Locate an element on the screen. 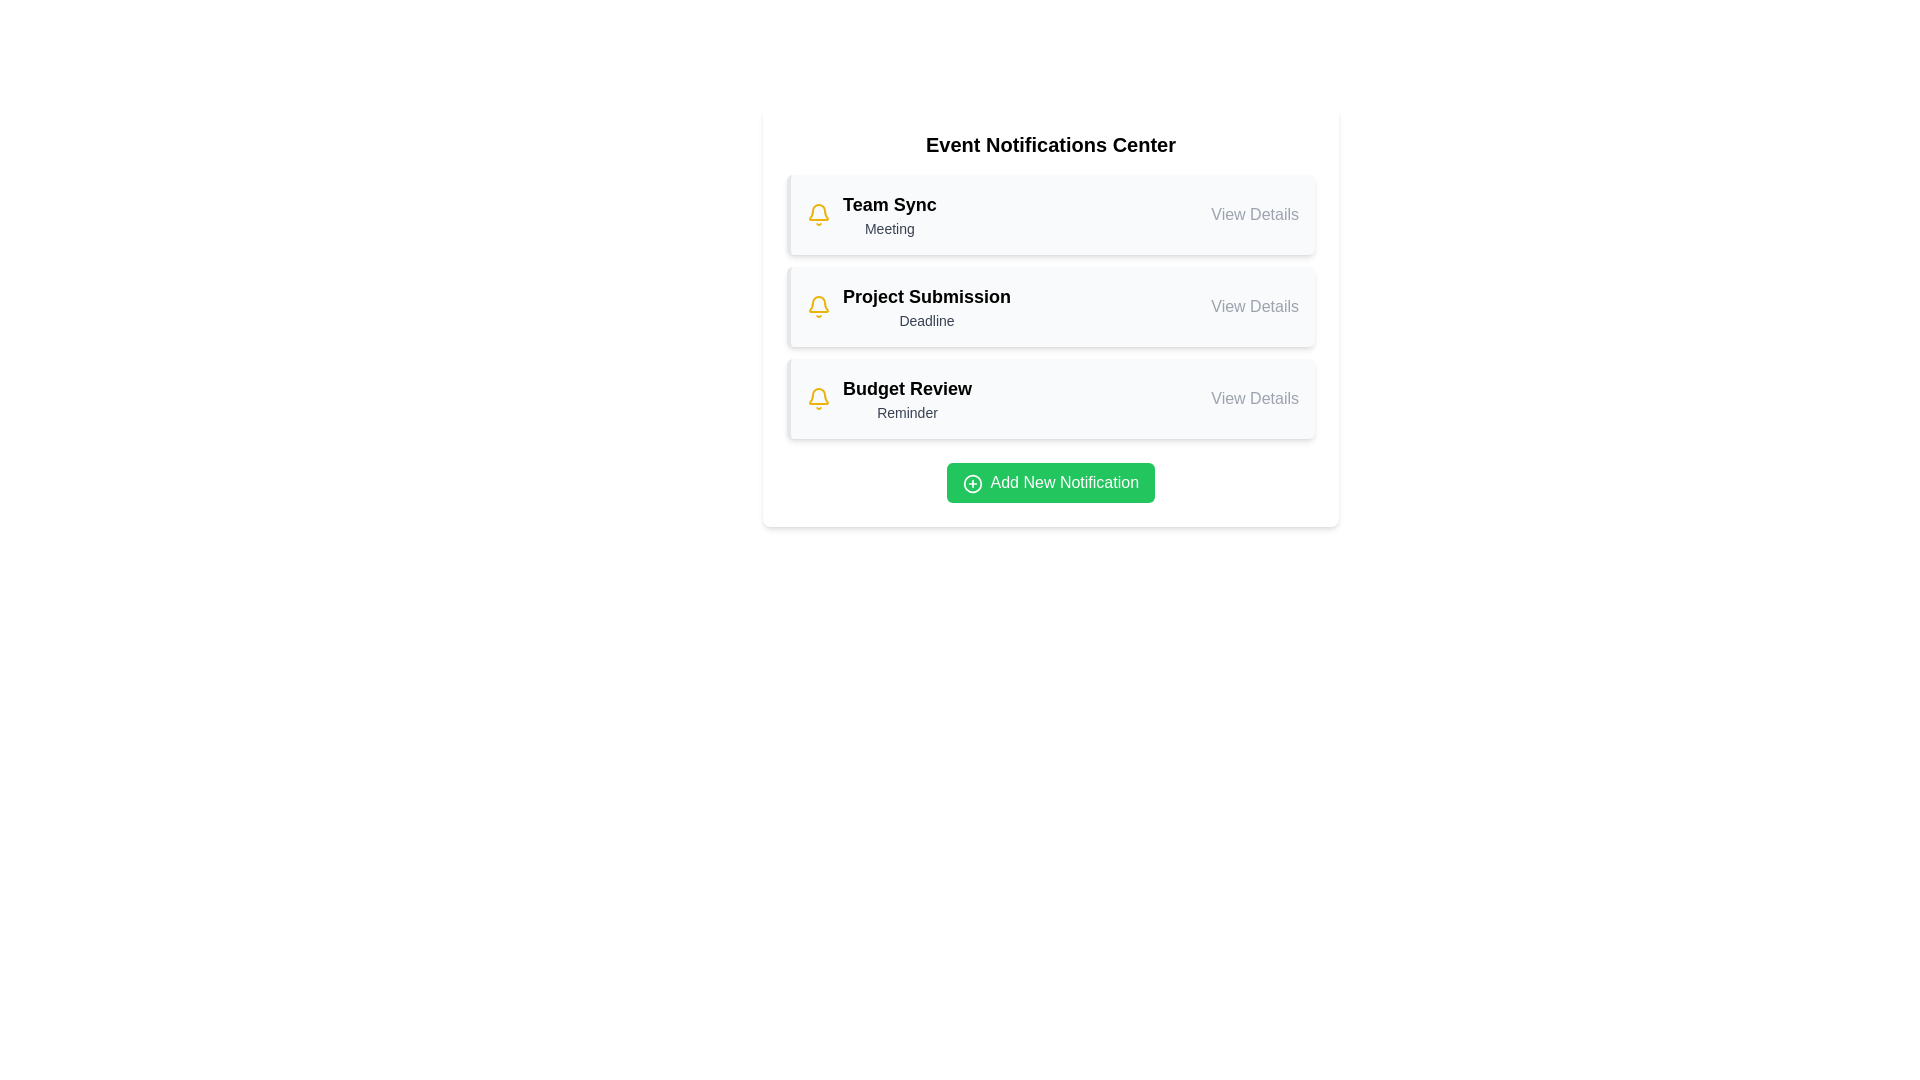  the informational text component displaying the notification title 'Project Submission' and its associated category 'Deadline', which is the second notification in the 'Event Notifications Center' is located at coordinates (925, 307).